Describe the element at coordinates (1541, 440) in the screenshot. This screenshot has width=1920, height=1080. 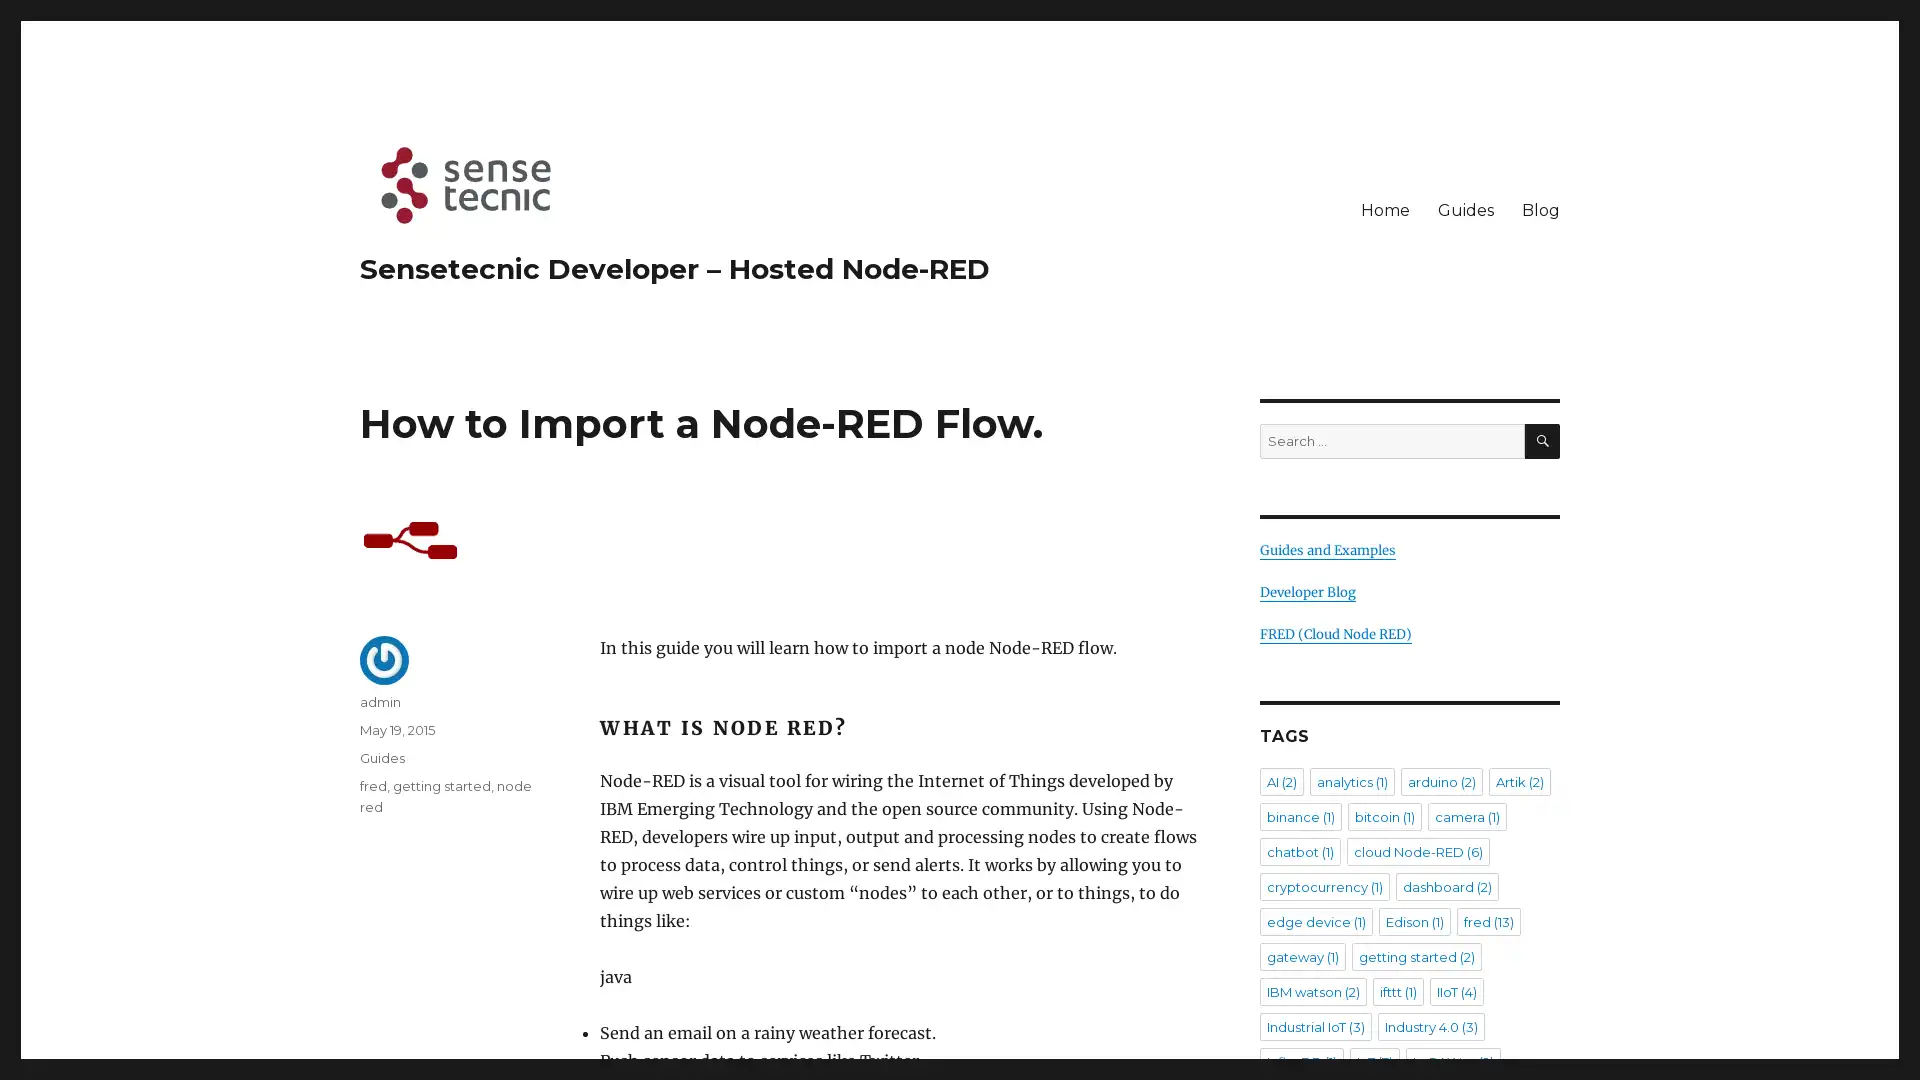
I see `SEARCH` at that location.